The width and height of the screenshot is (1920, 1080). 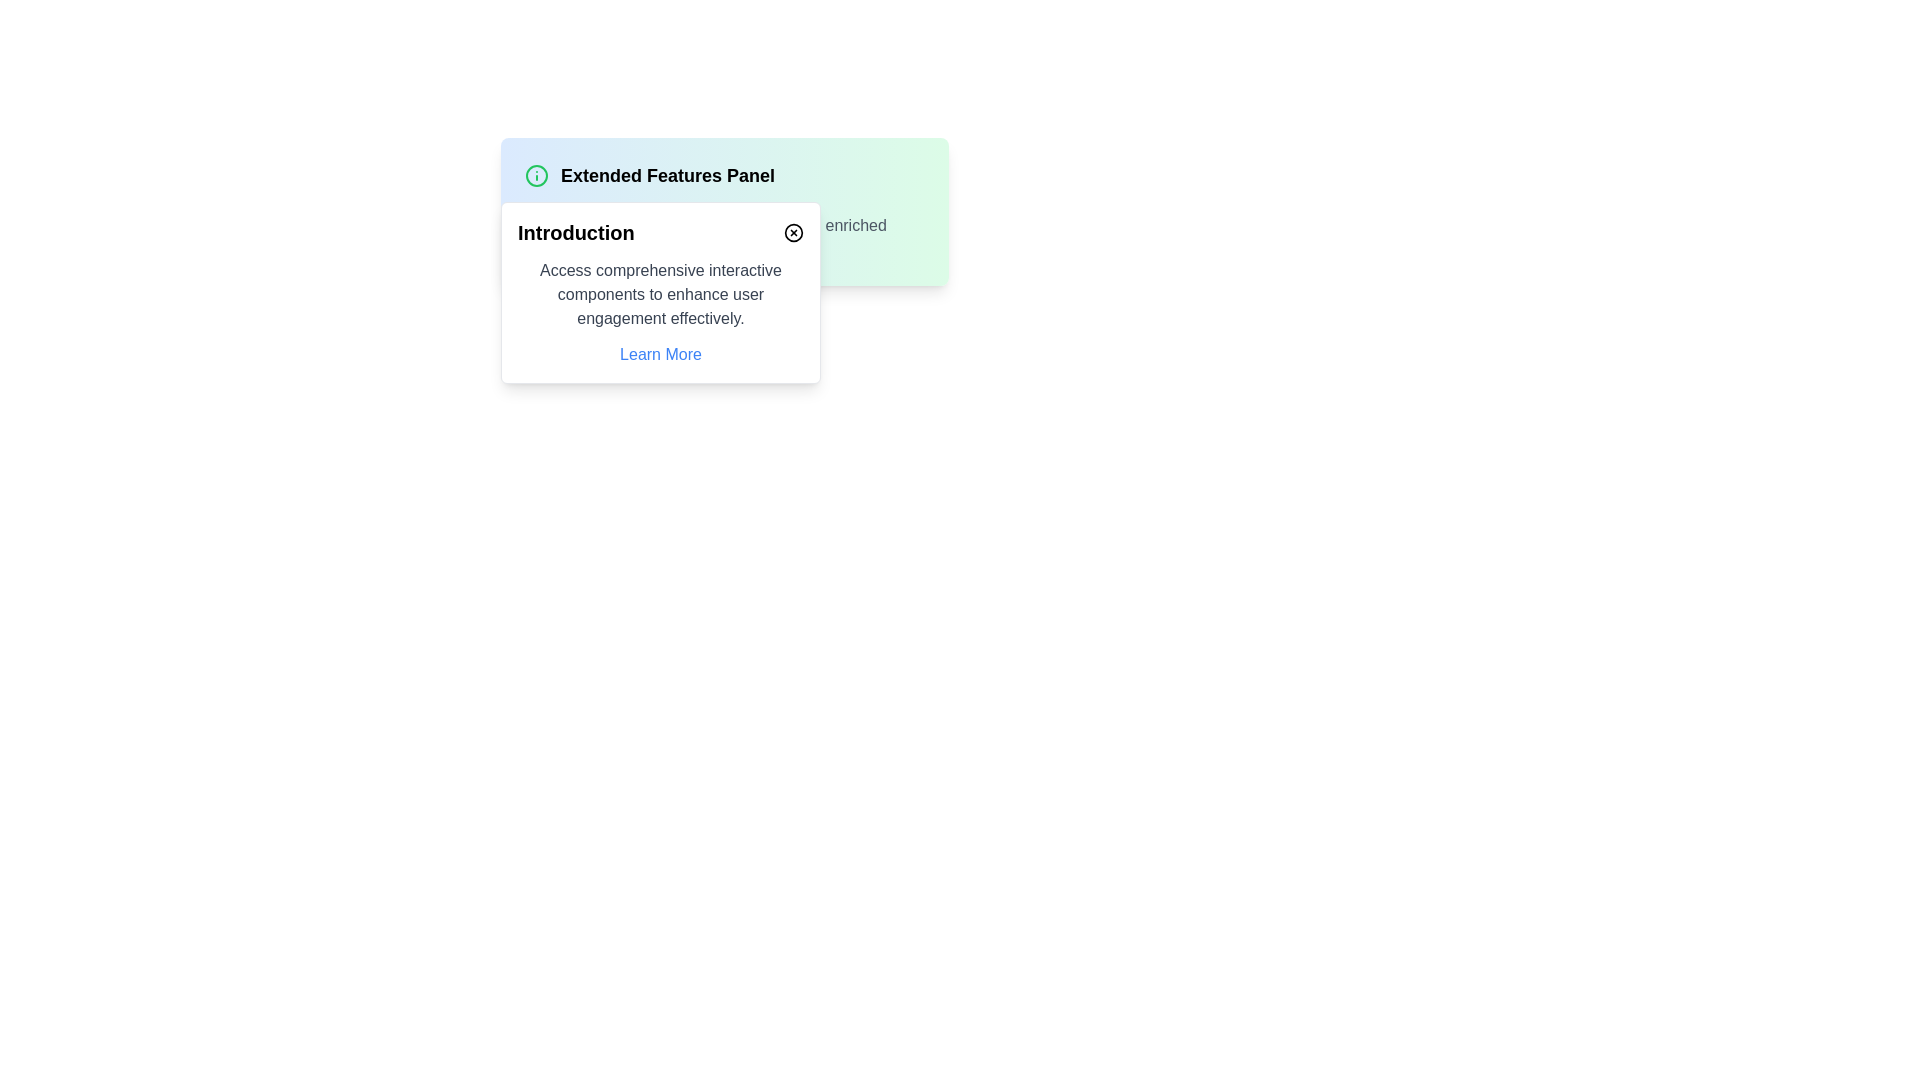 I want to click on the Static Text Block displaying the sentence 'Access comprehensive interactive components to enhance user engagement effectively.' which is located below the heading 'Introduction' in the pop-up card layout, so click(x=661, y=294).